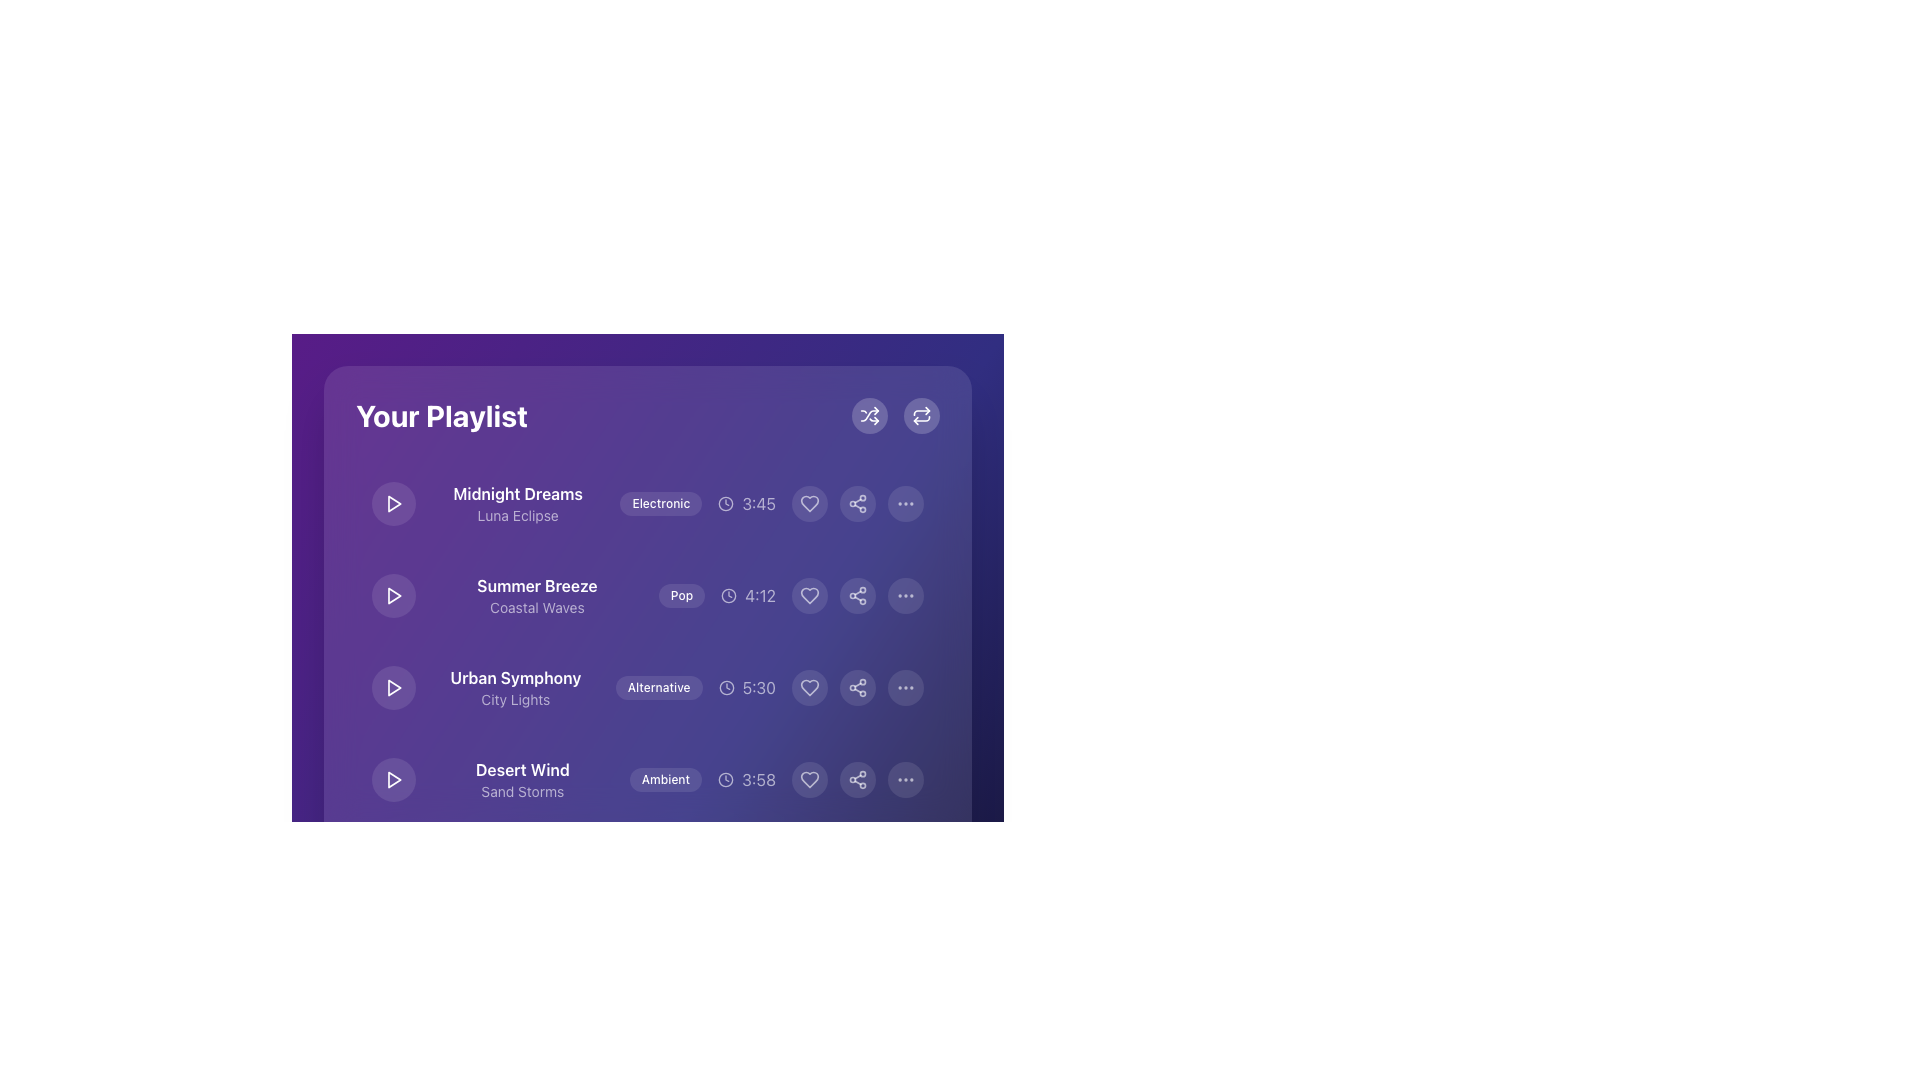  Describe the element at coordinates (505, 960) in the screenshot. I see `the rounded rectangular button with a white chevron pointing to the left` at that location.